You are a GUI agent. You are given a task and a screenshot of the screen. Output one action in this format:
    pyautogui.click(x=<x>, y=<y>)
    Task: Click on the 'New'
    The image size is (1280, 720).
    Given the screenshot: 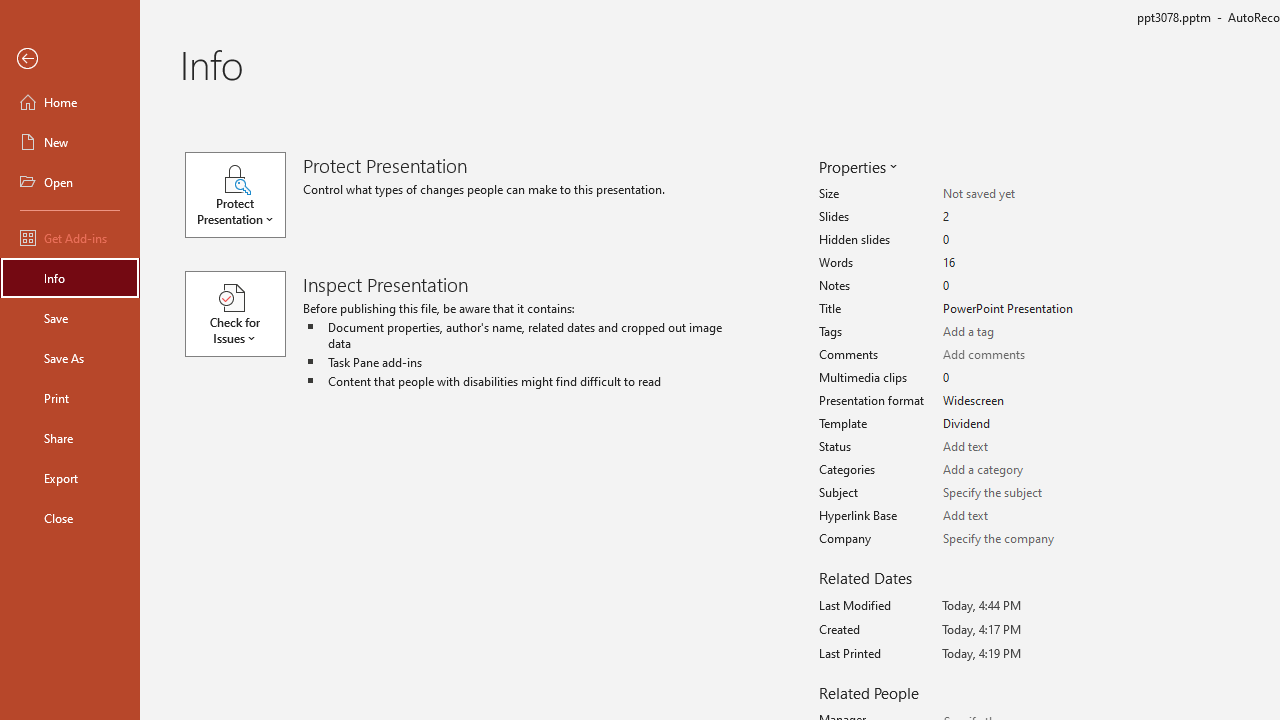 What is the action you would take?
    pyautogui.click(x=69, y=140)
    